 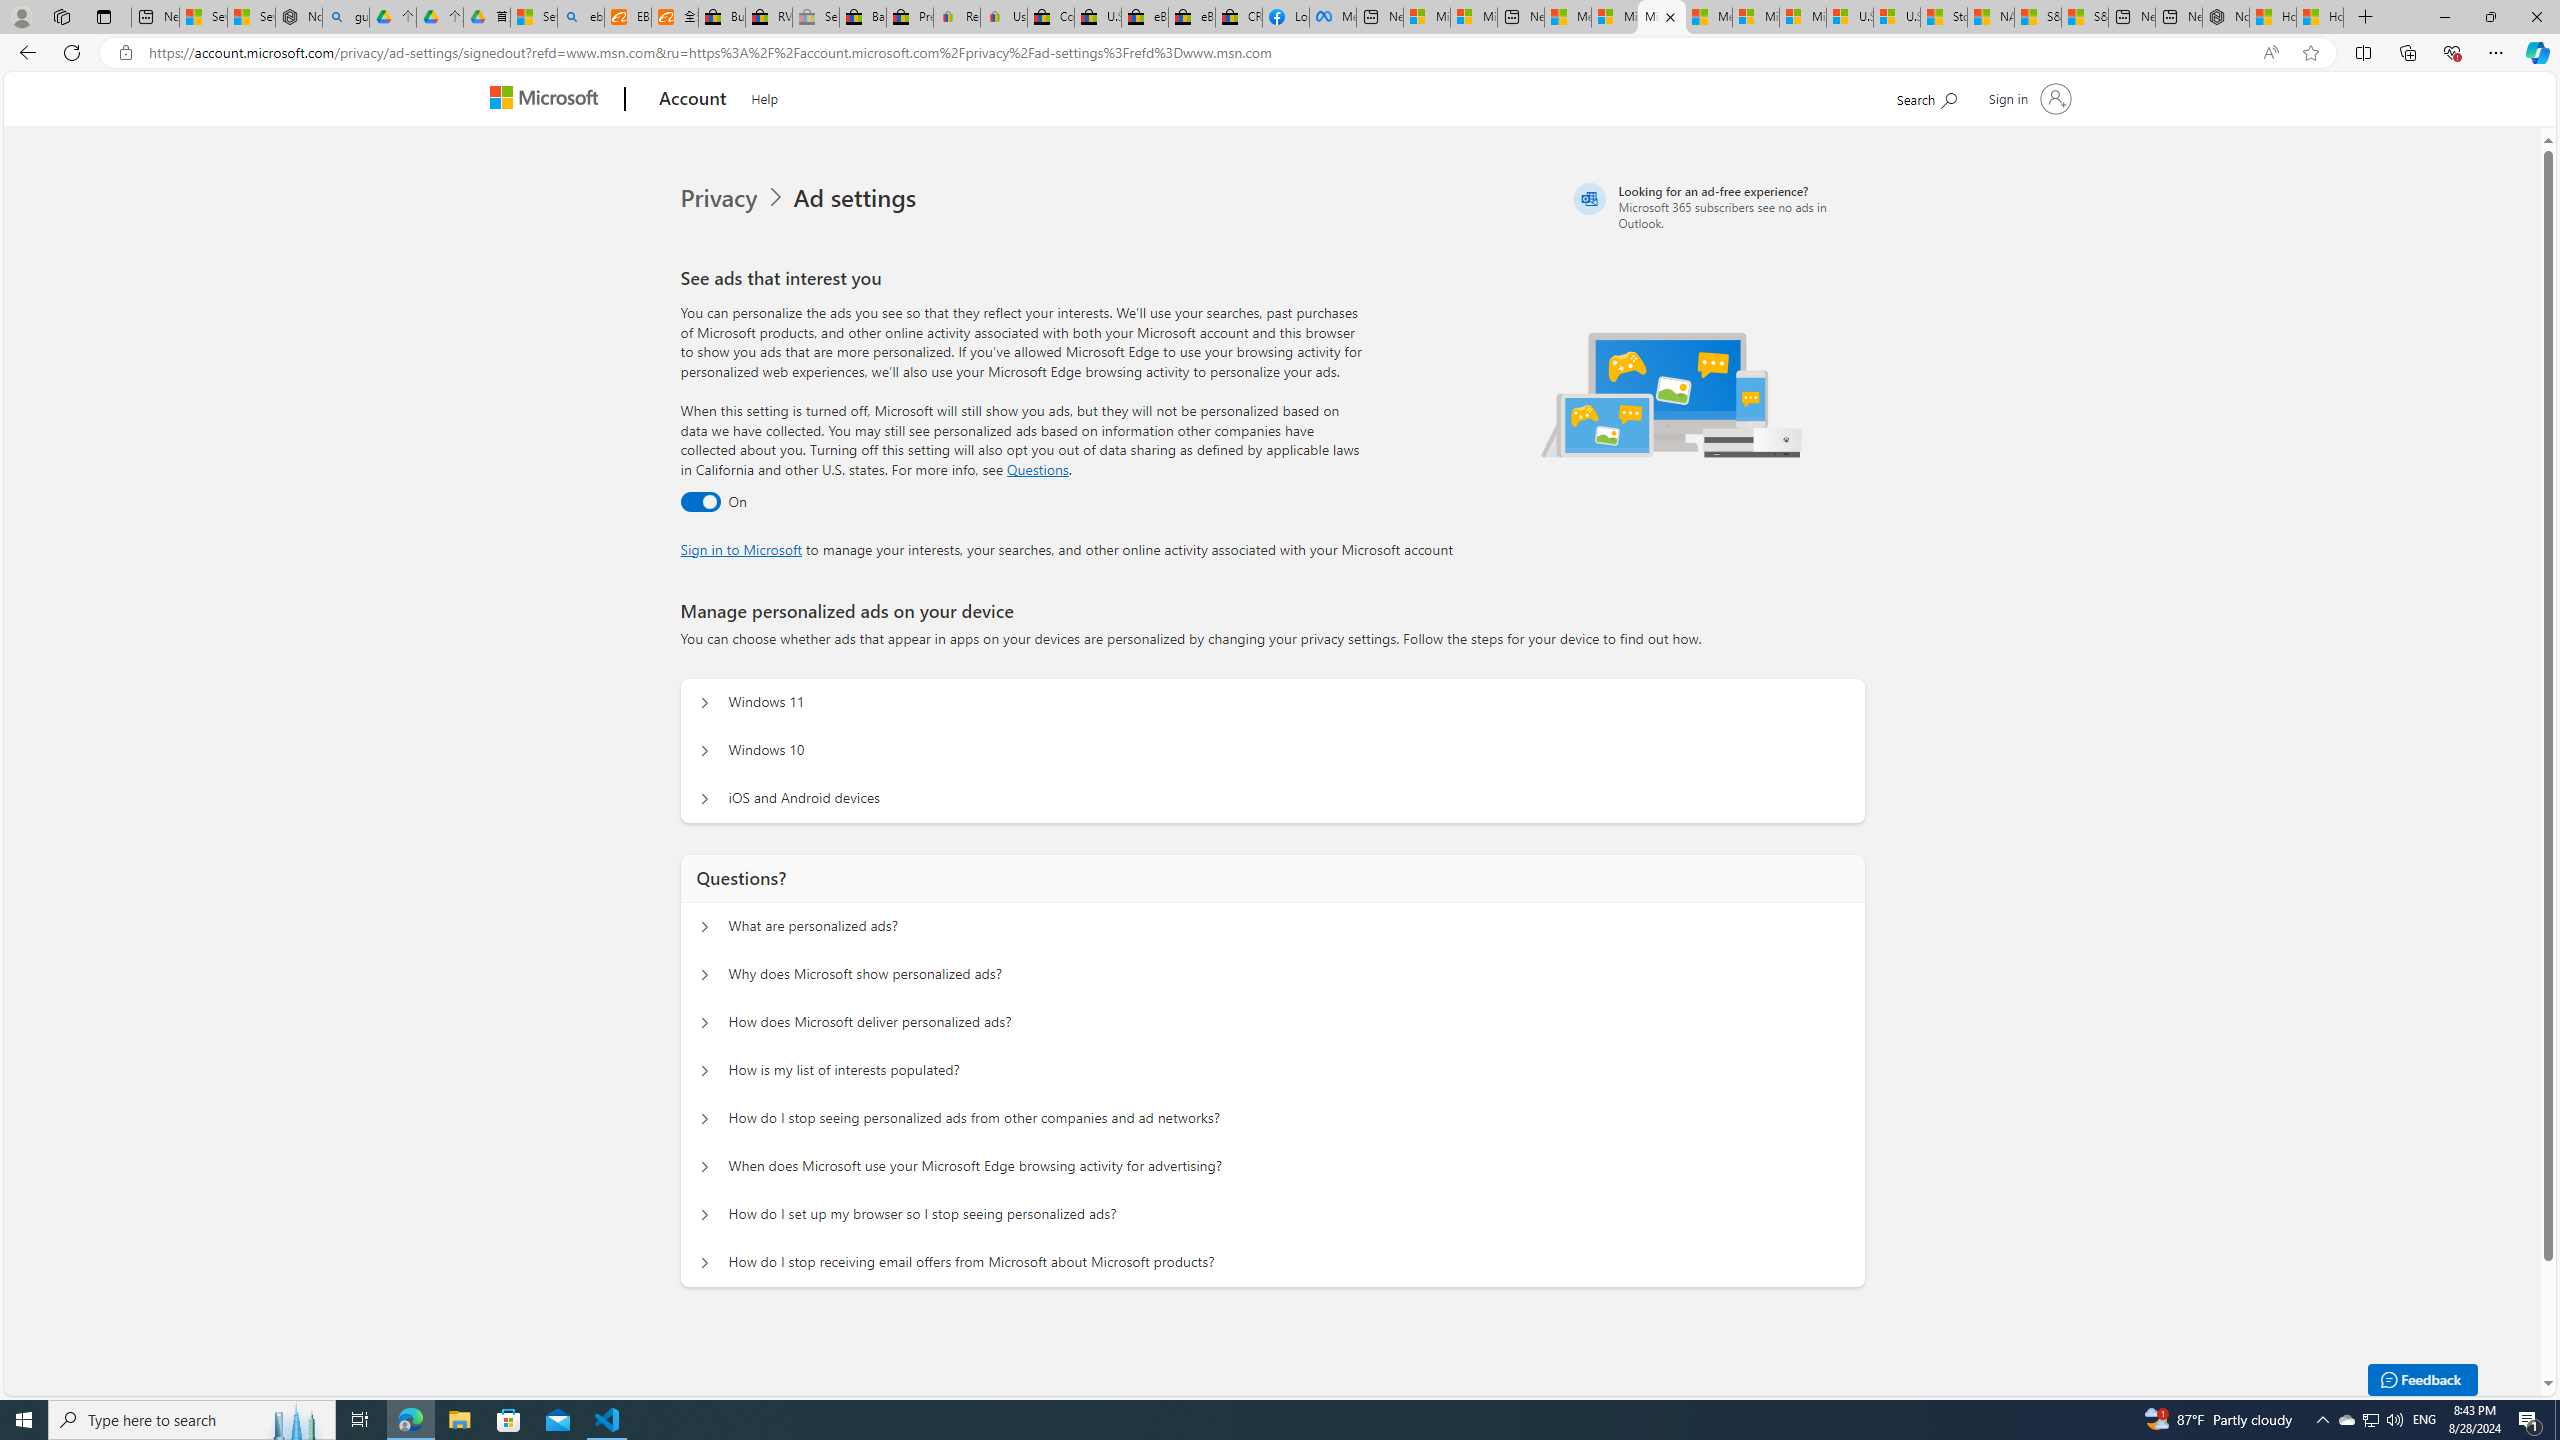 What do you see at coordinates (1925, 96) in the screenshot?
I see `'Search Microsoft.com'` at bounding box center [1925, 96].